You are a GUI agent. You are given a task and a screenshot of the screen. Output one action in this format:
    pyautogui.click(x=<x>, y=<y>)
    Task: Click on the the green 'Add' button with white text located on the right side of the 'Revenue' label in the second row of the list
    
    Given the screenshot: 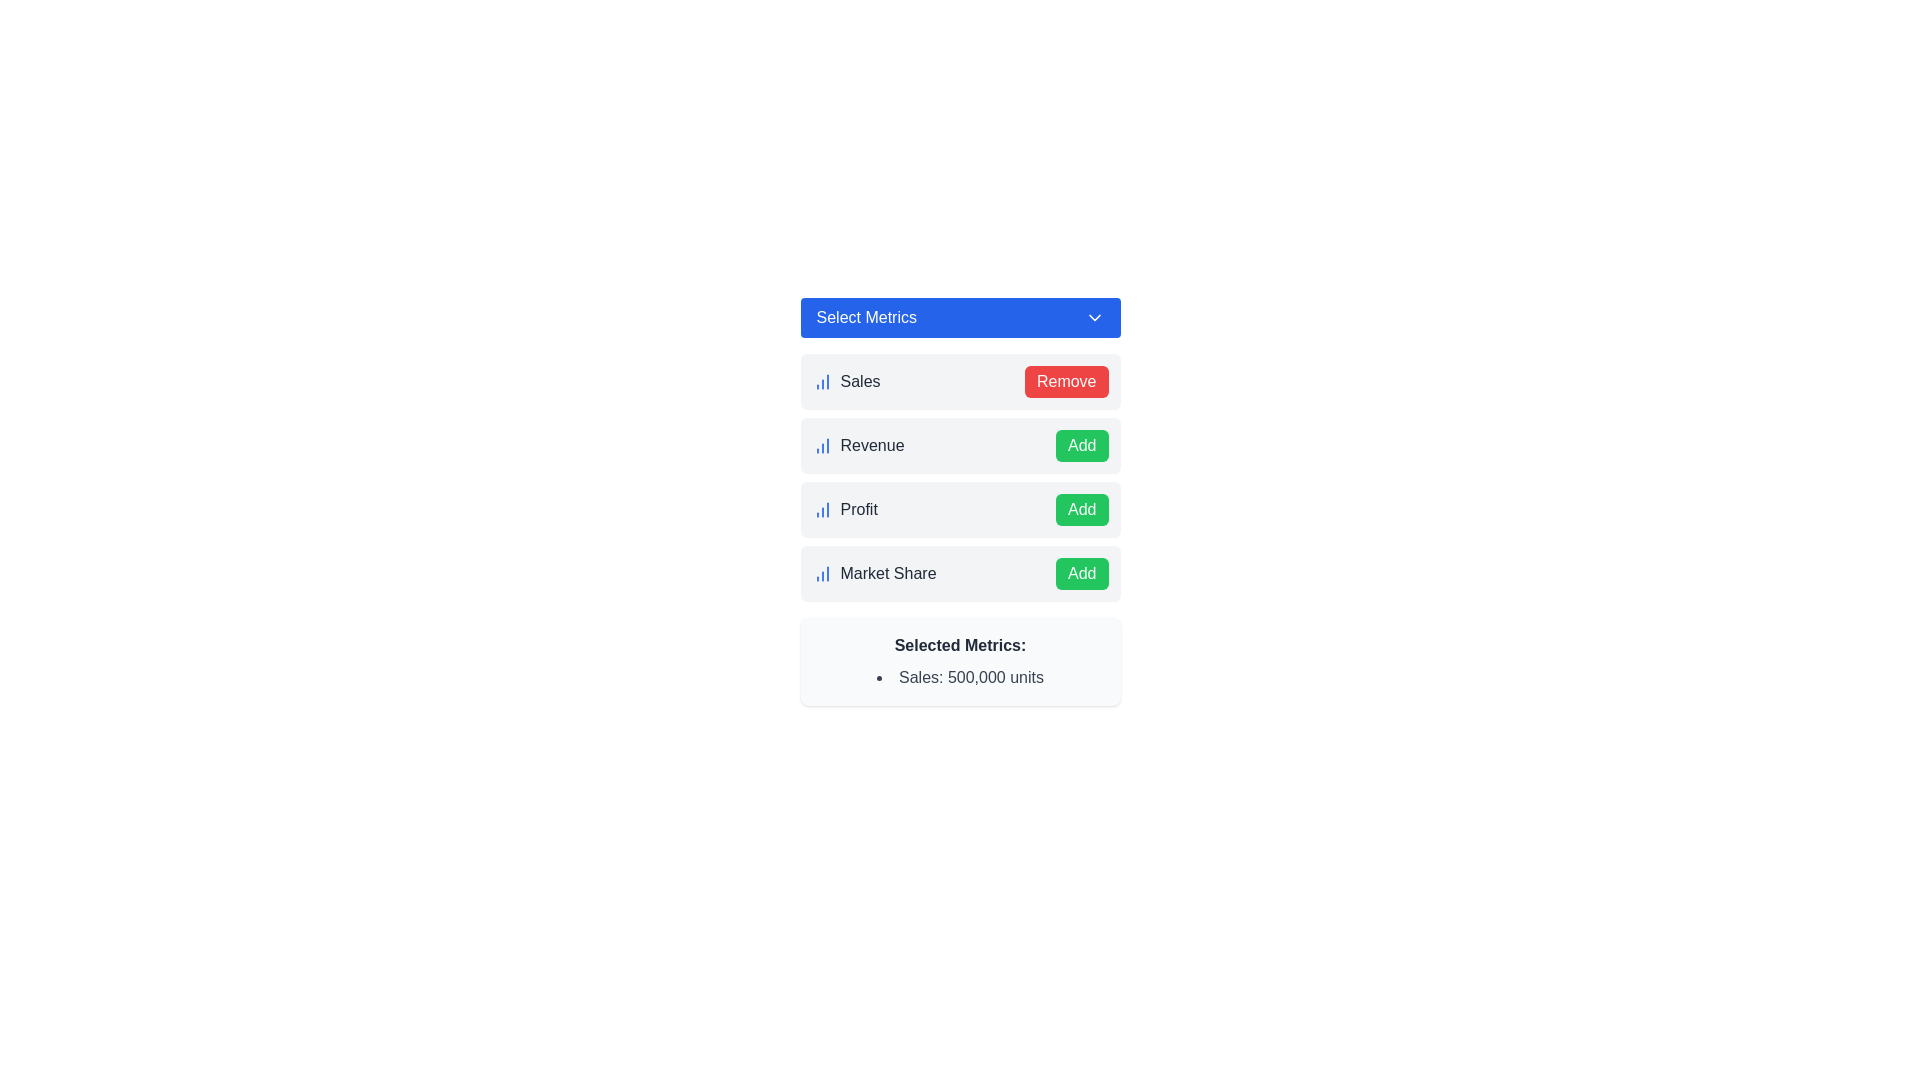 What is the action you would take?
    pyautogui.click(x=1081, y=445)
    